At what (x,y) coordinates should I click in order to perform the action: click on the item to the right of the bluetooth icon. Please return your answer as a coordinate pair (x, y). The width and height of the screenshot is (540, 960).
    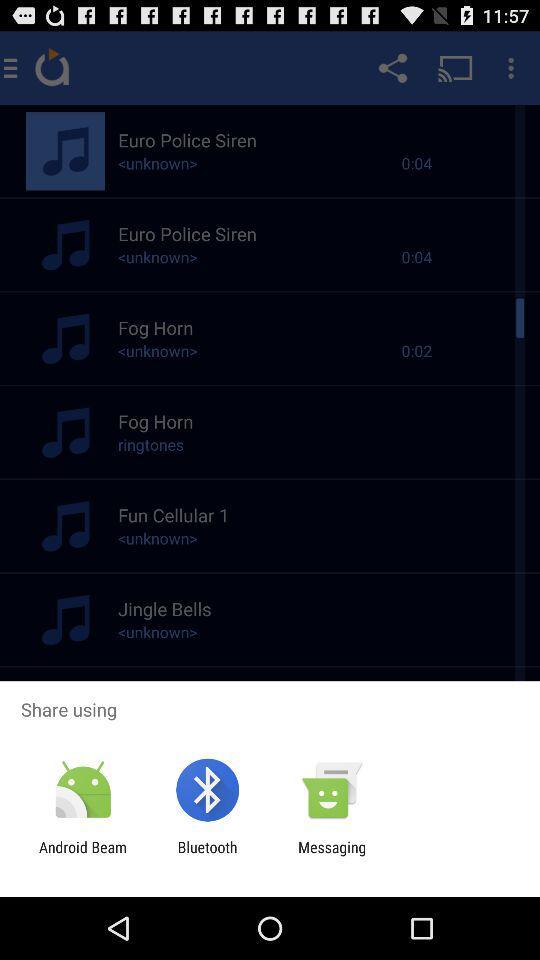
    Looking at the image, I should click on (332, 855).